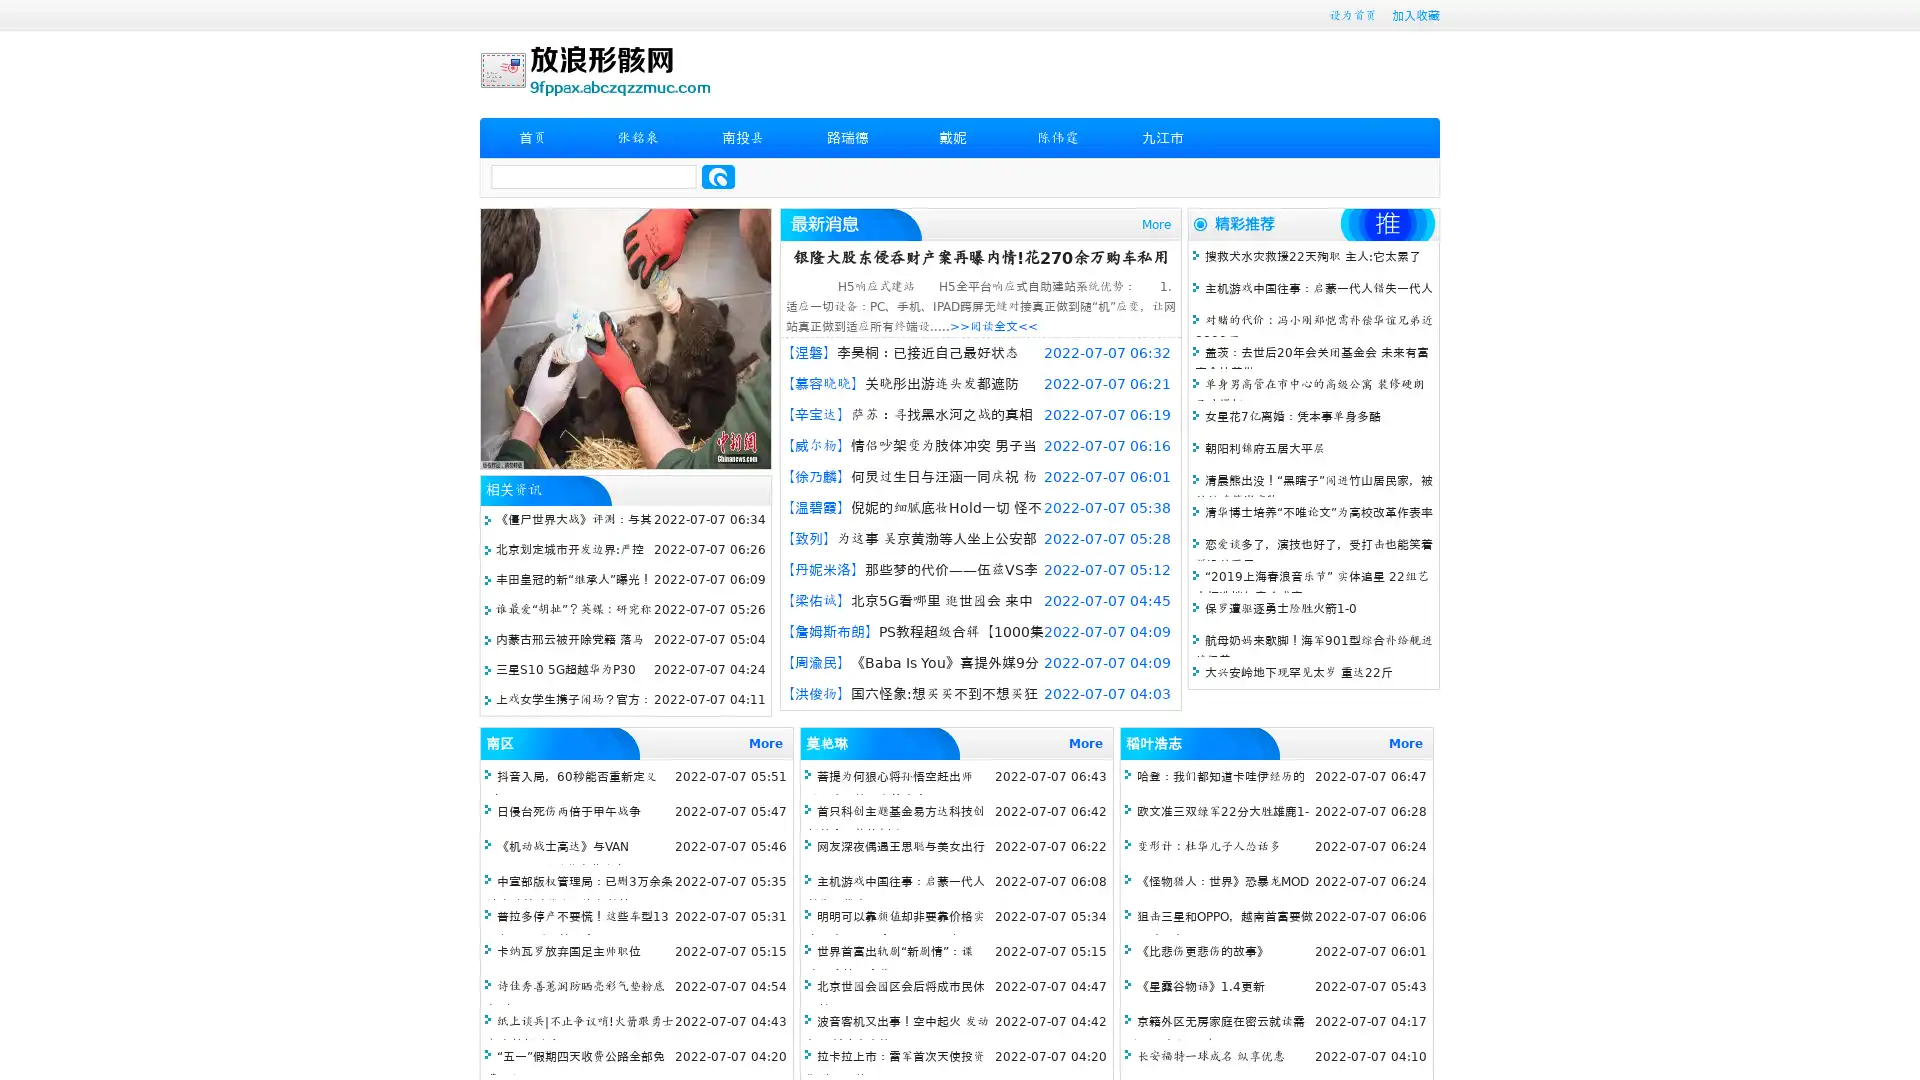 This screenshot has height=1080, width=1920. What do you see at coordinates (718, 176) in the screenshot?
I see `Search` at bounding box center [718, 176].